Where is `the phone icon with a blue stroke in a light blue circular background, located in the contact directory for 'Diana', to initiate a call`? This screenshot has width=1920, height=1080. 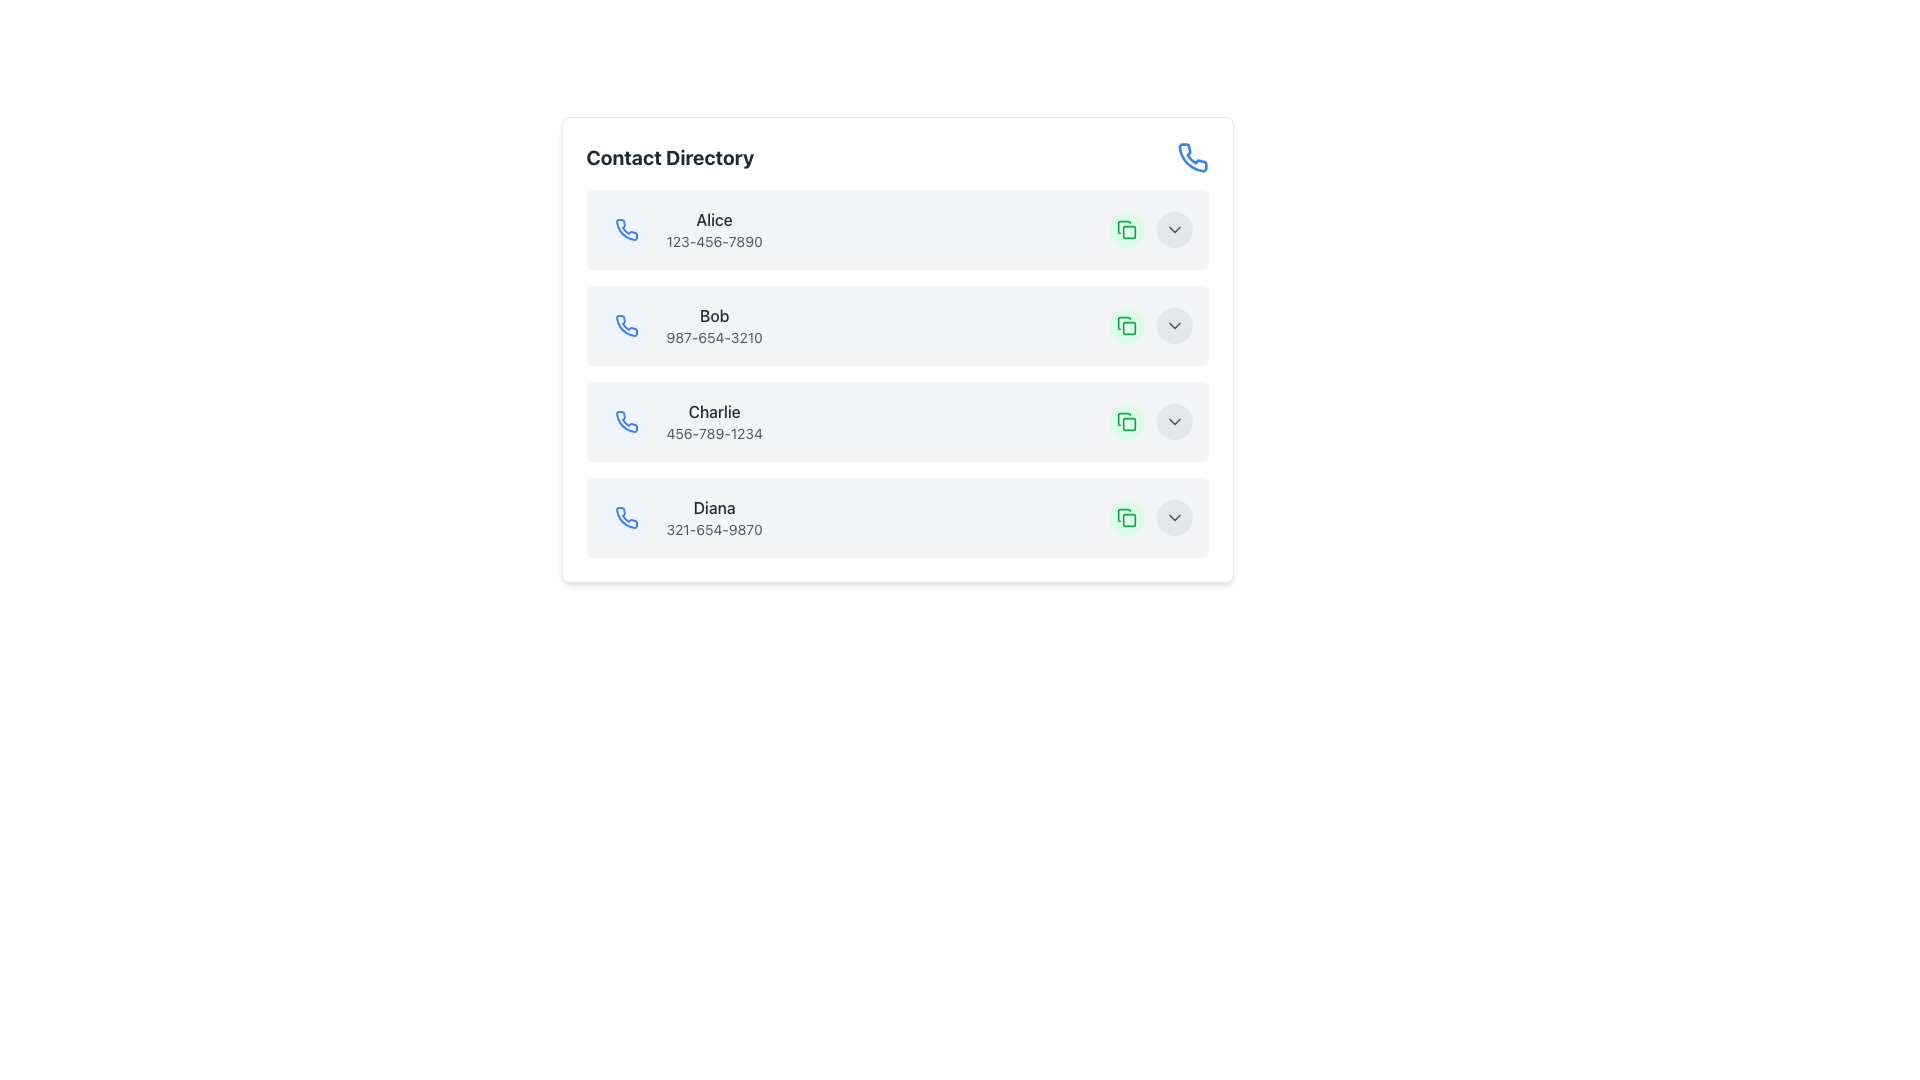 the phone icon with a blue stroke in a light blue circular background, located in the contact directory for 'Diana', to initiate a call is located at coordinates (625, 516).